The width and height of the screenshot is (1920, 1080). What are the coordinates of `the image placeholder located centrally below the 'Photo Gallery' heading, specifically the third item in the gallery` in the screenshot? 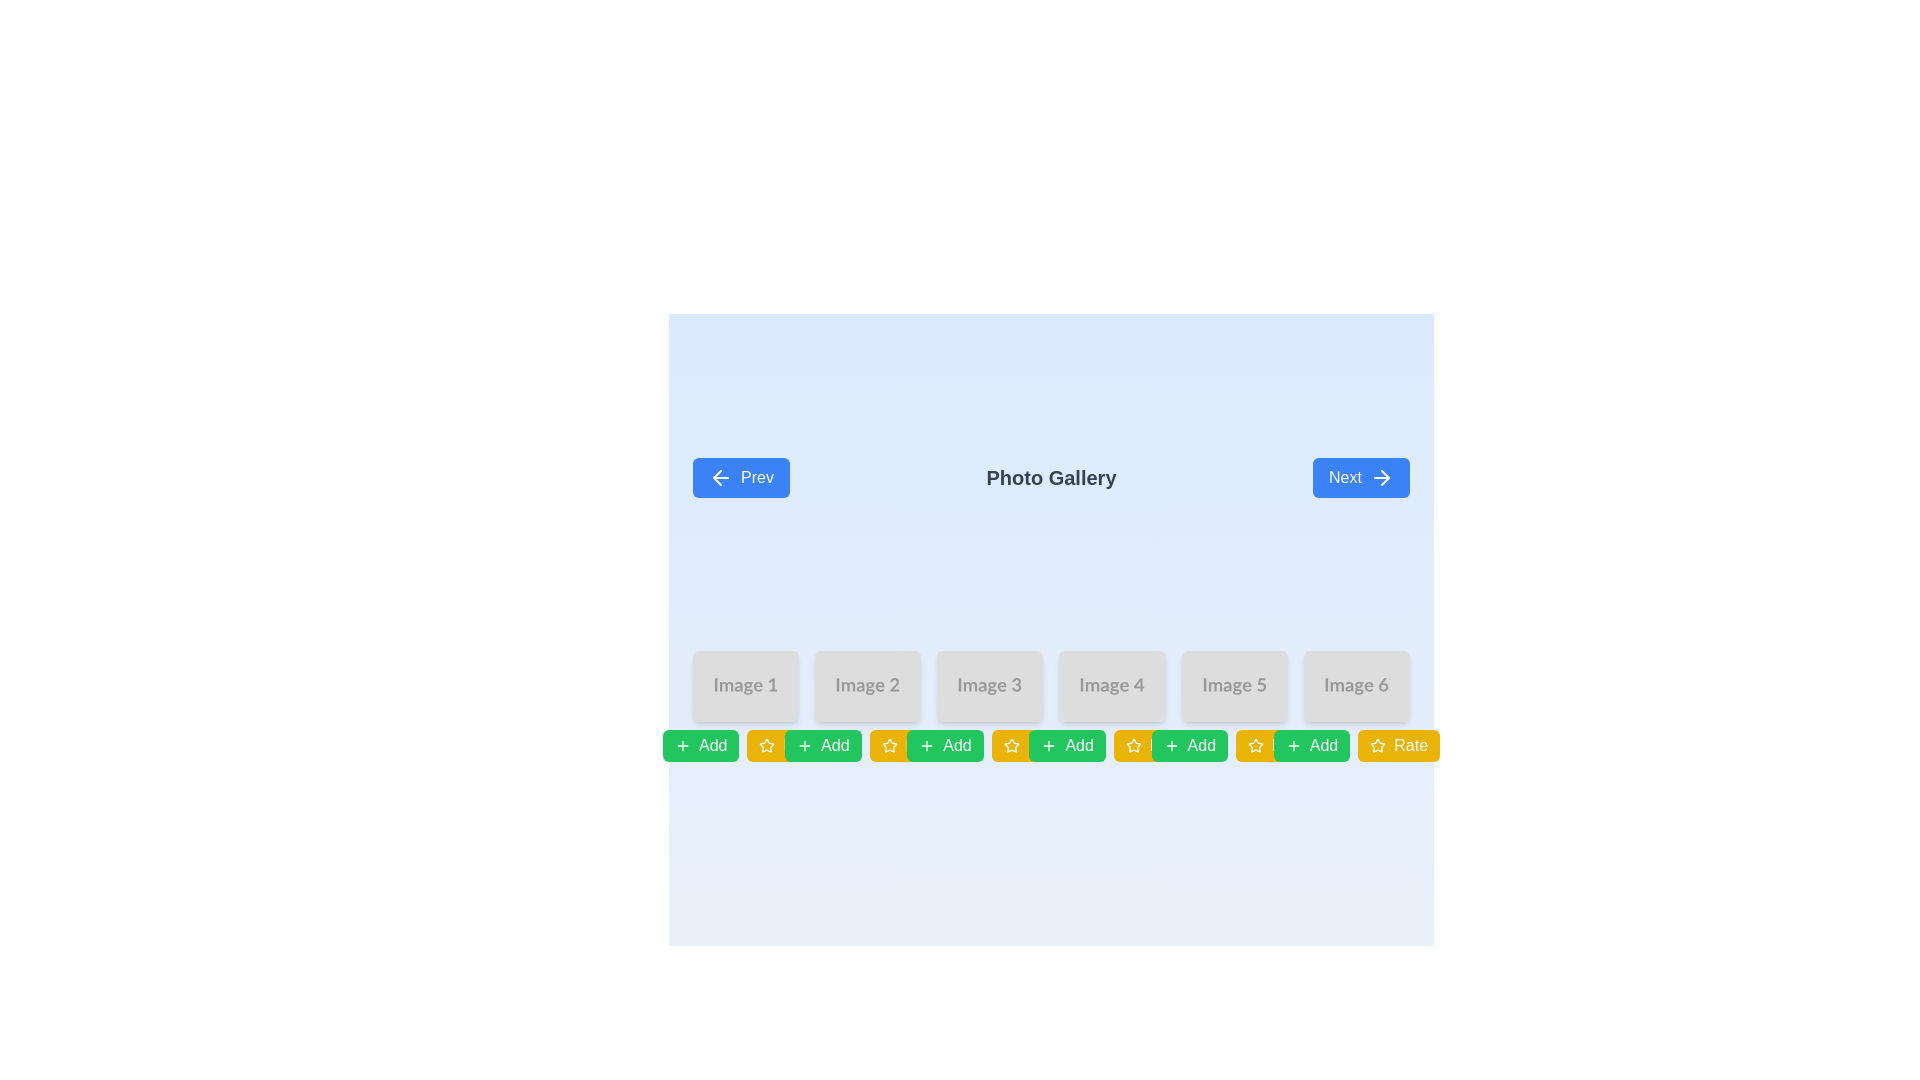 It's located at (990, 685).